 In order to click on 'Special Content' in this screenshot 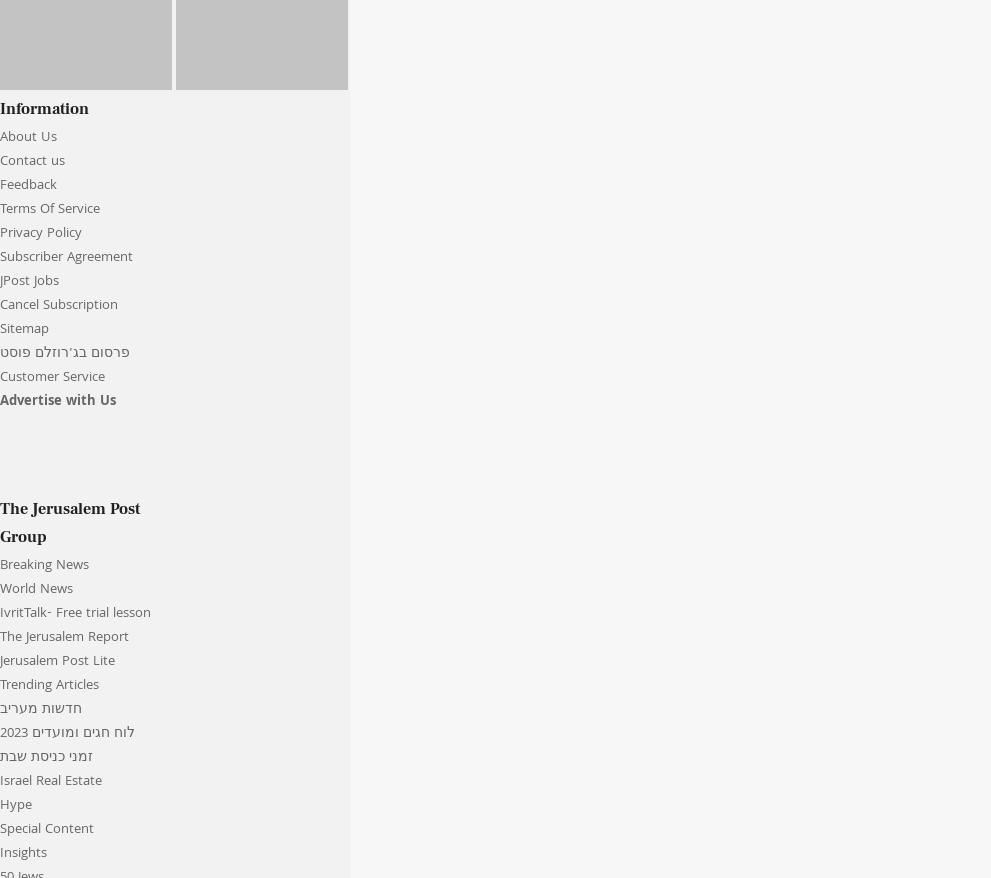, I will do `click(46, 828)`.